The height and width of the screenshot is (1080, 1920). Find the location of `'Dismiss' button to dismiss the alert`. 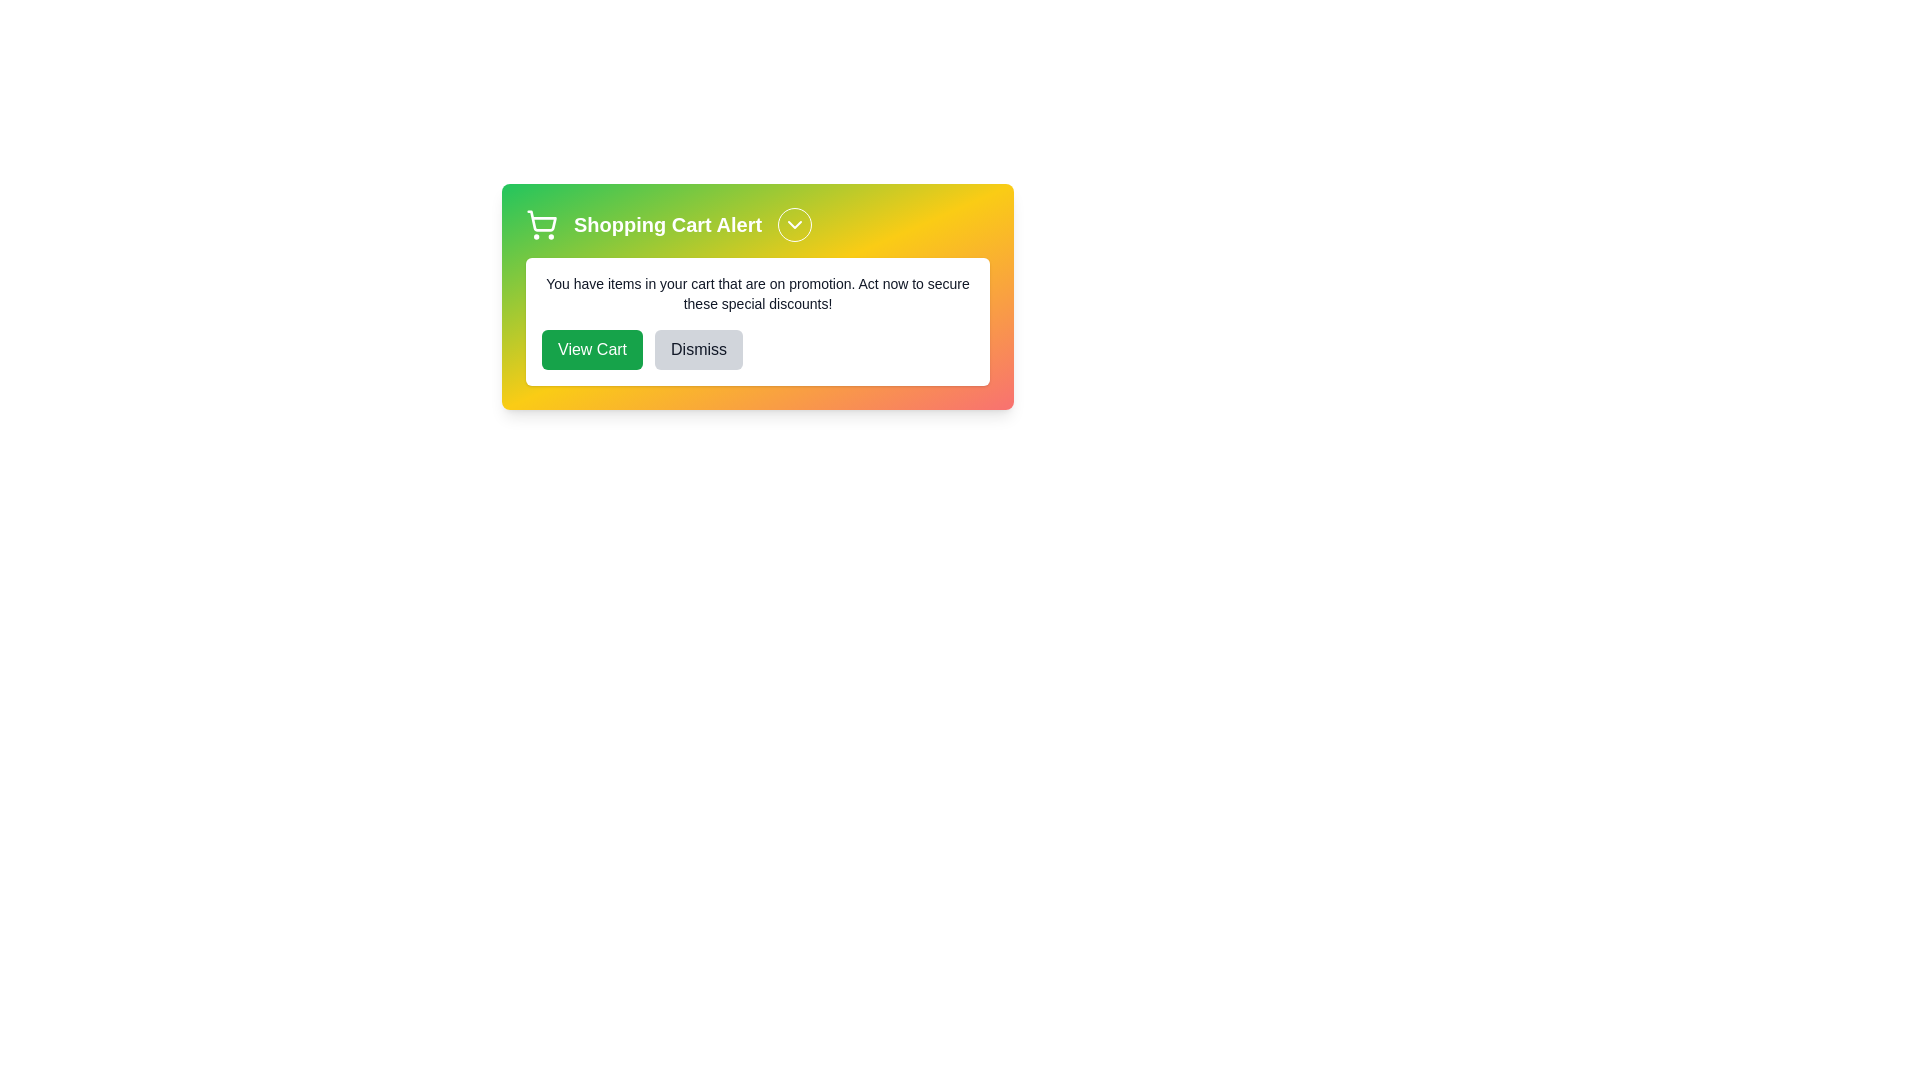

'Dismiss' button to dismiss the alert is located at coordinates (699, 349).